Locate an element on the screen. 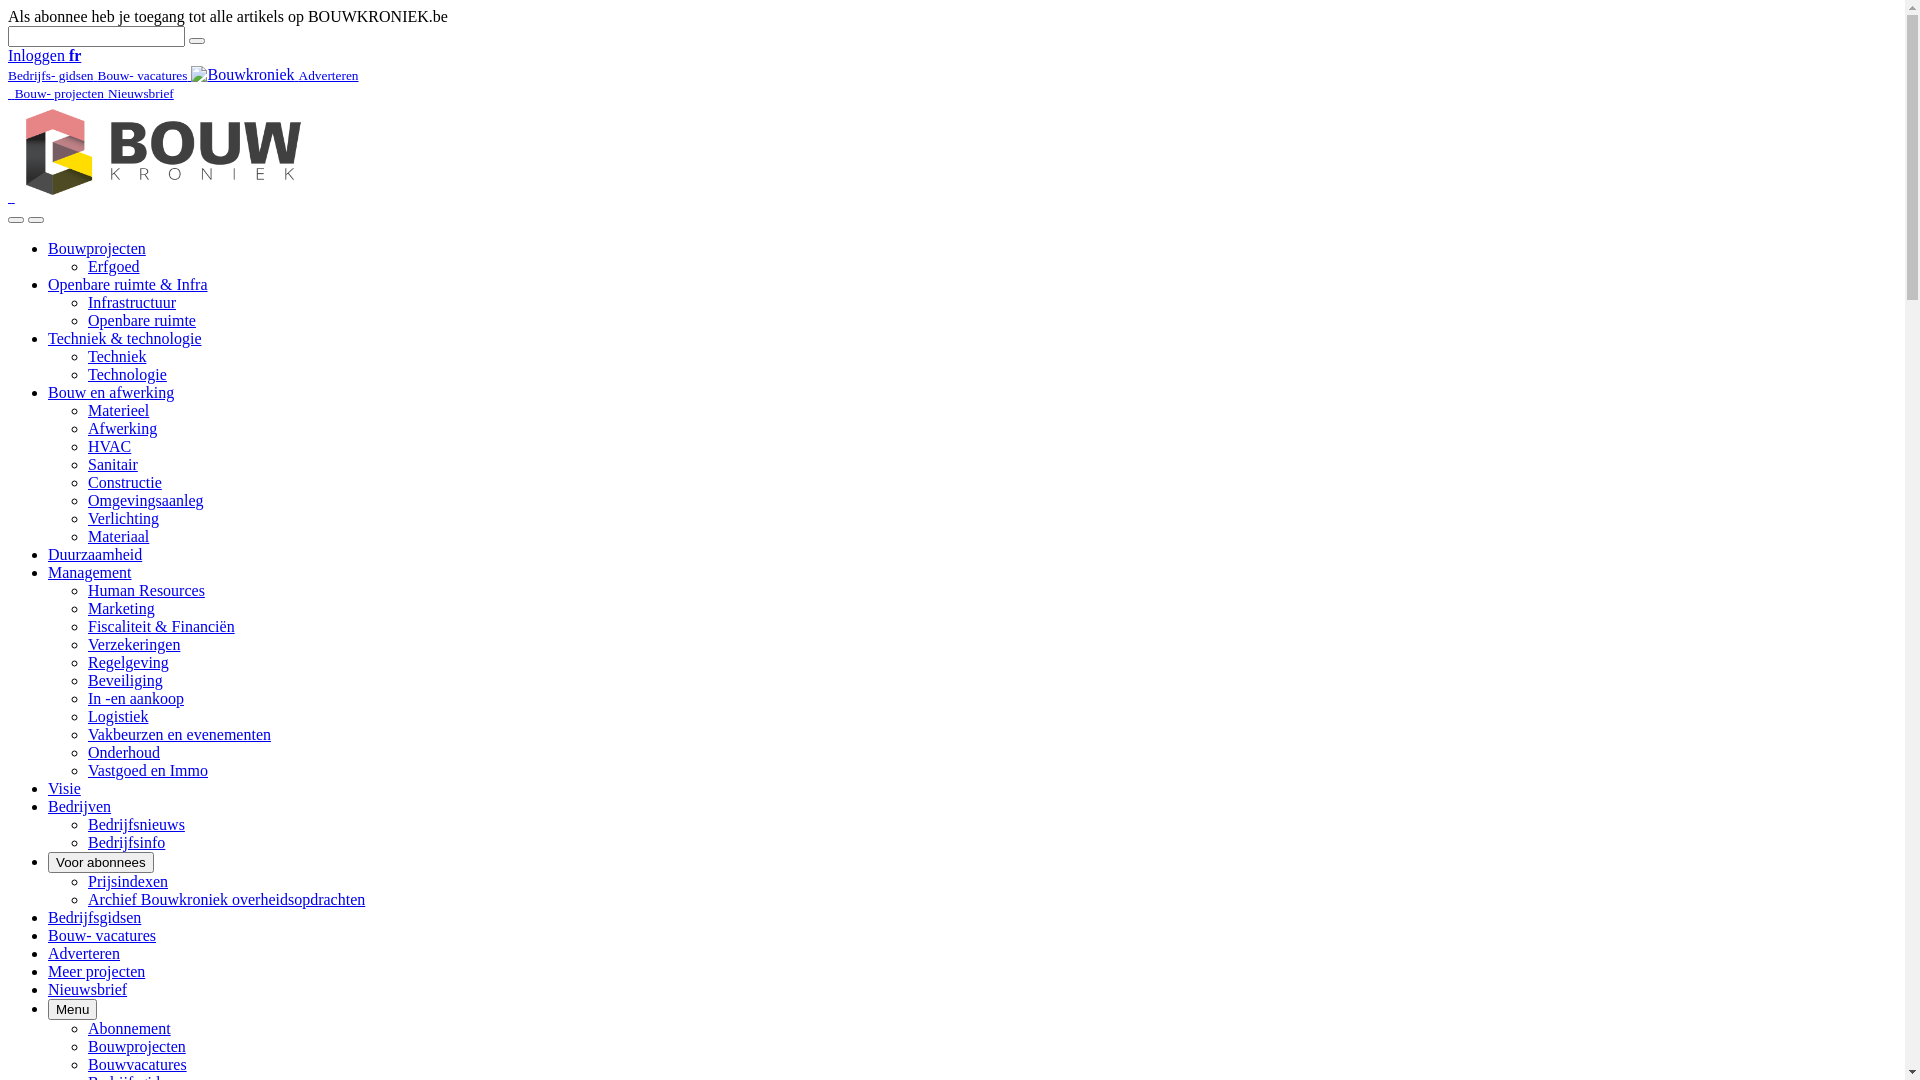 Image resolution: width=1920 pixels, height=1080 pixels. 'HVAC' is located at coordinates (108, 445).